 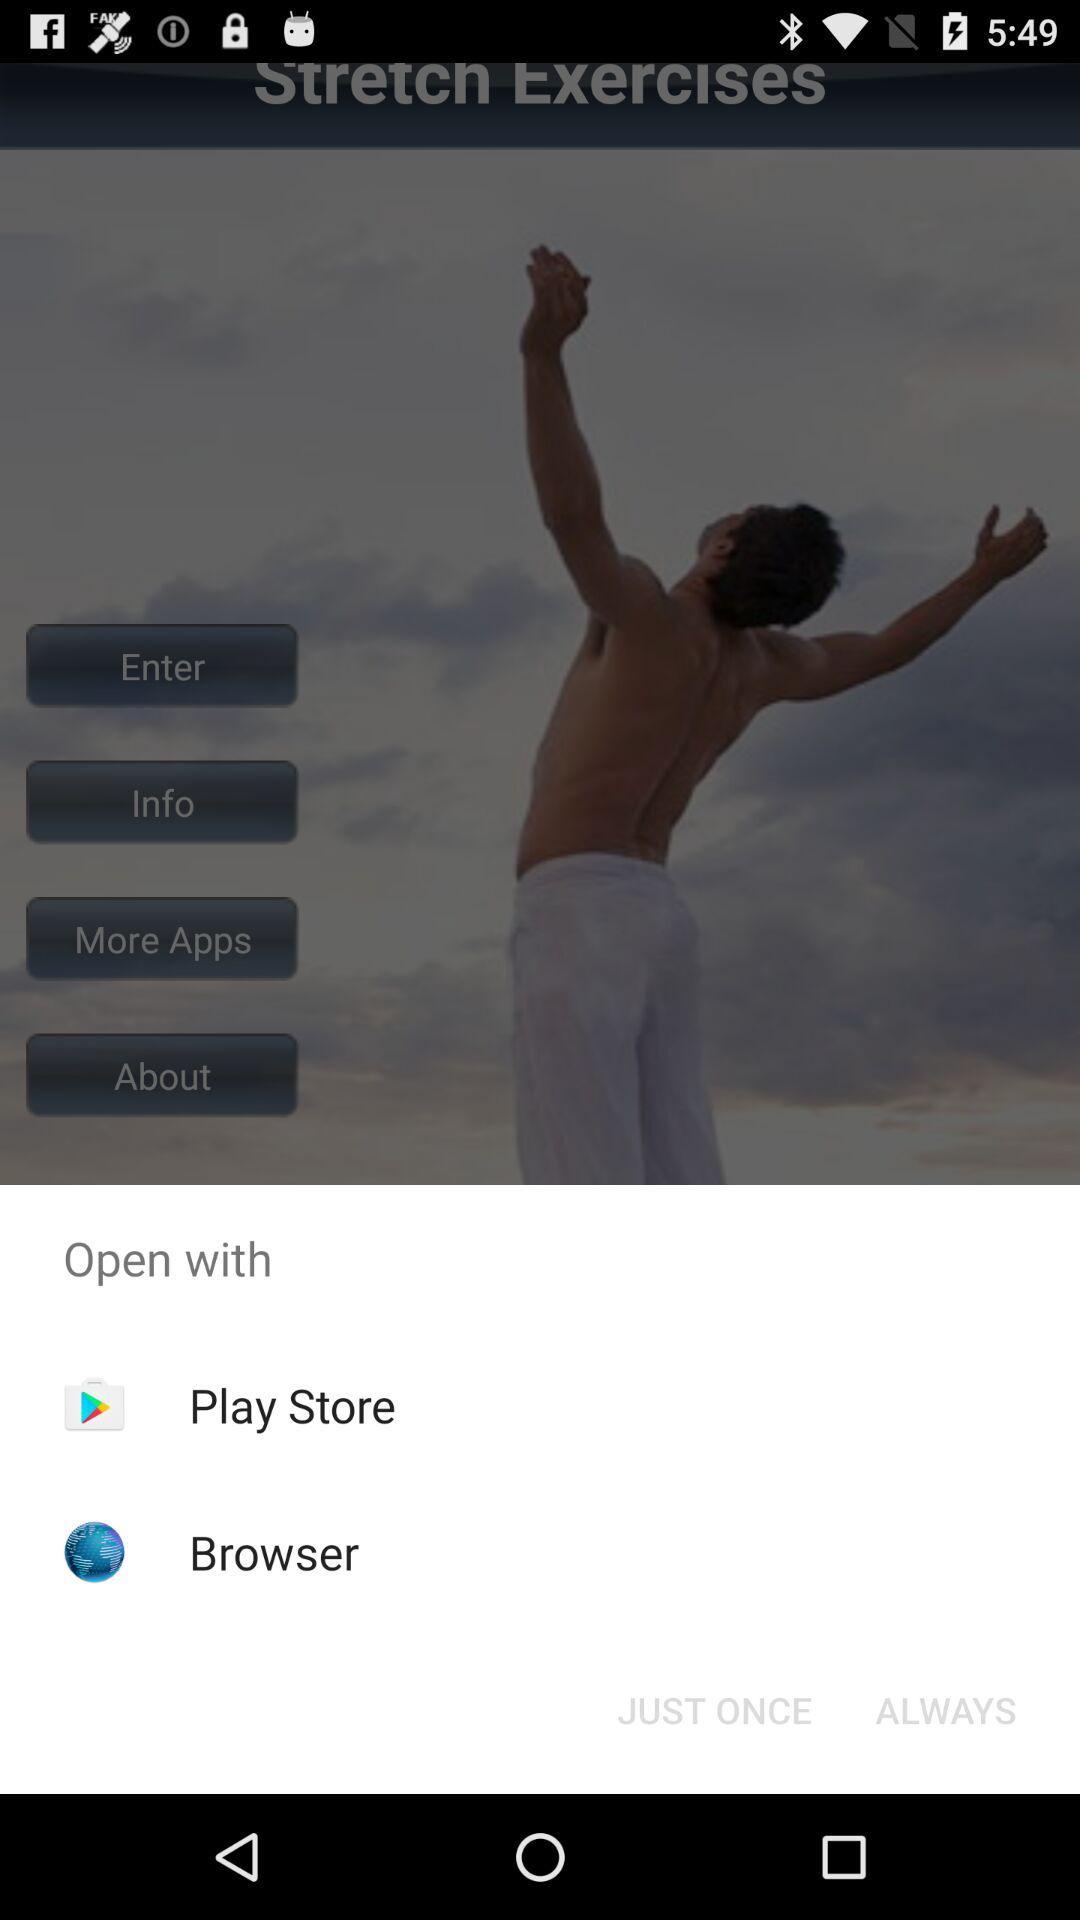 What do you see at coordinates (945, 1708) in the screenshot?
I see `app below open with item` at bounding box center [945, 1708].